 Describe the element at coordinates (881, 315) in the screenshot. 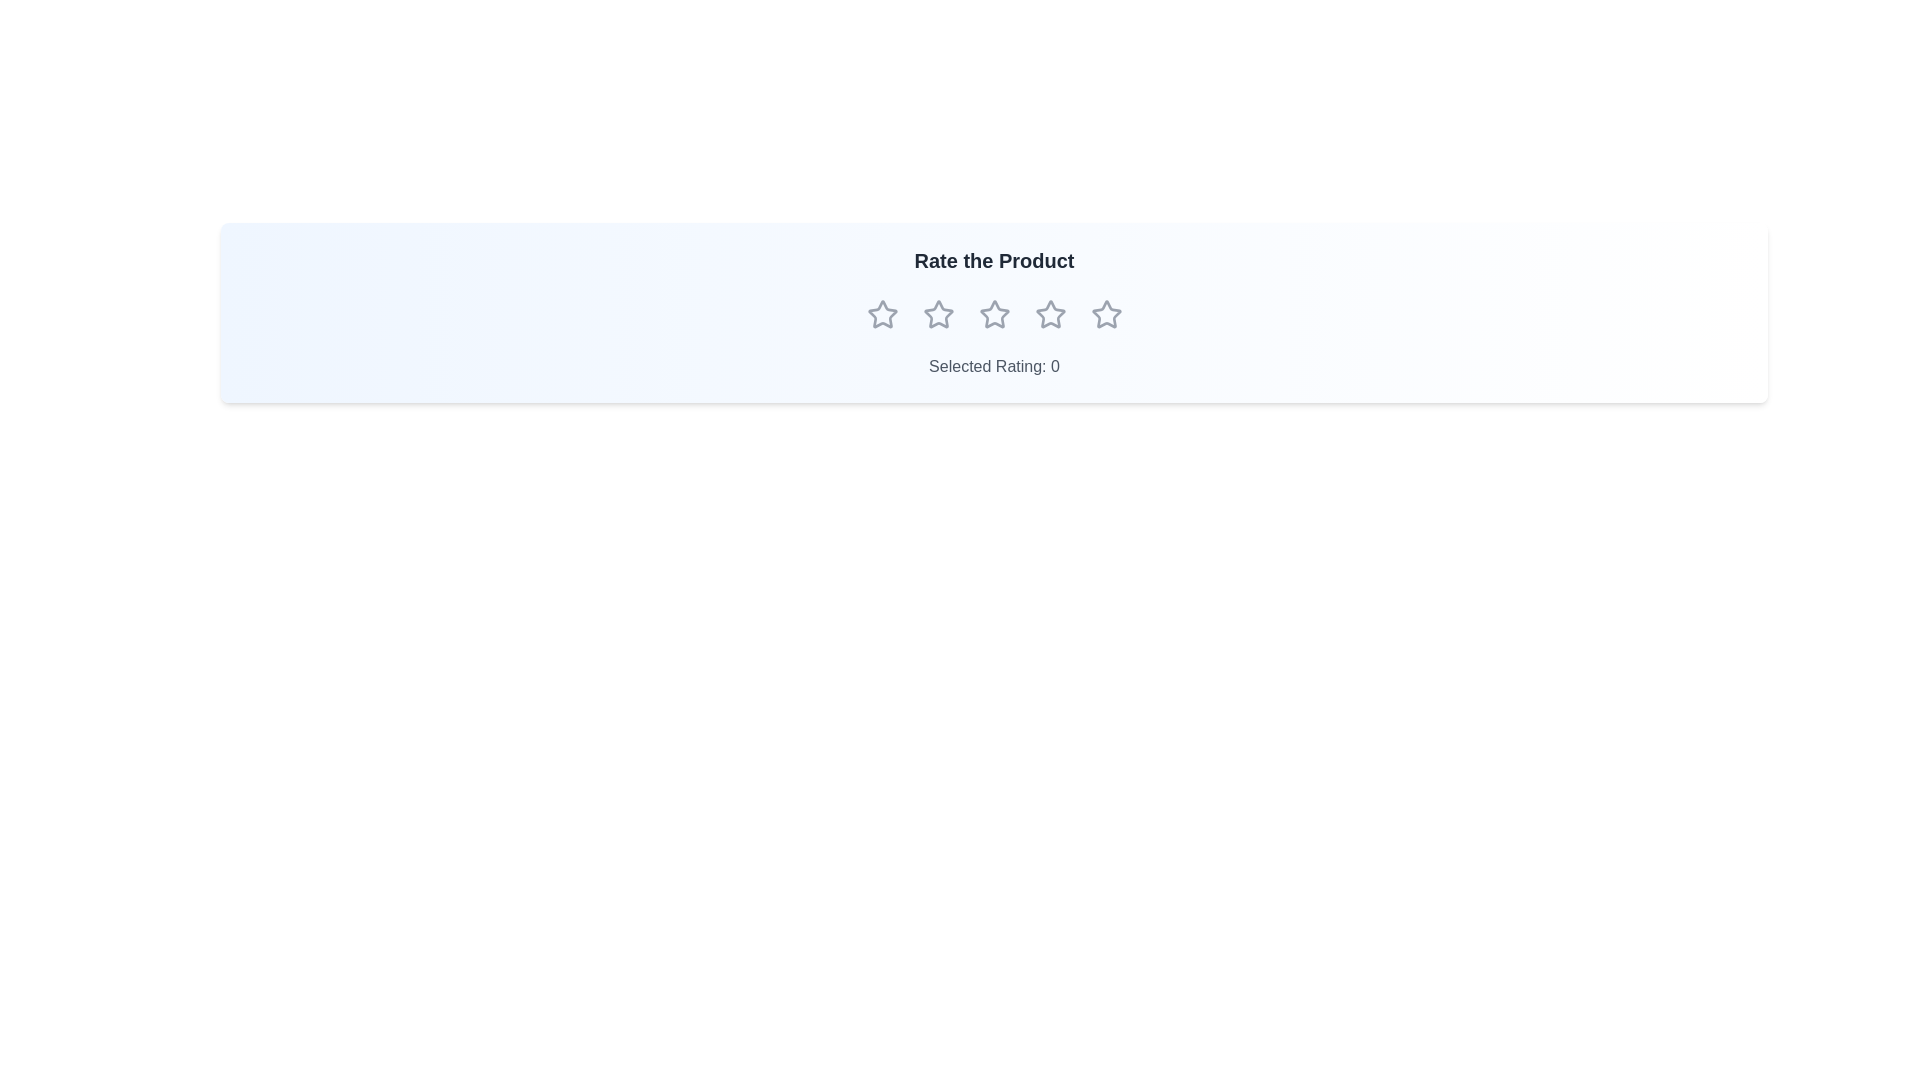

I see `the first star icon in the 'Rate the Product' section to give a rating of 1 out of 5` at that location.